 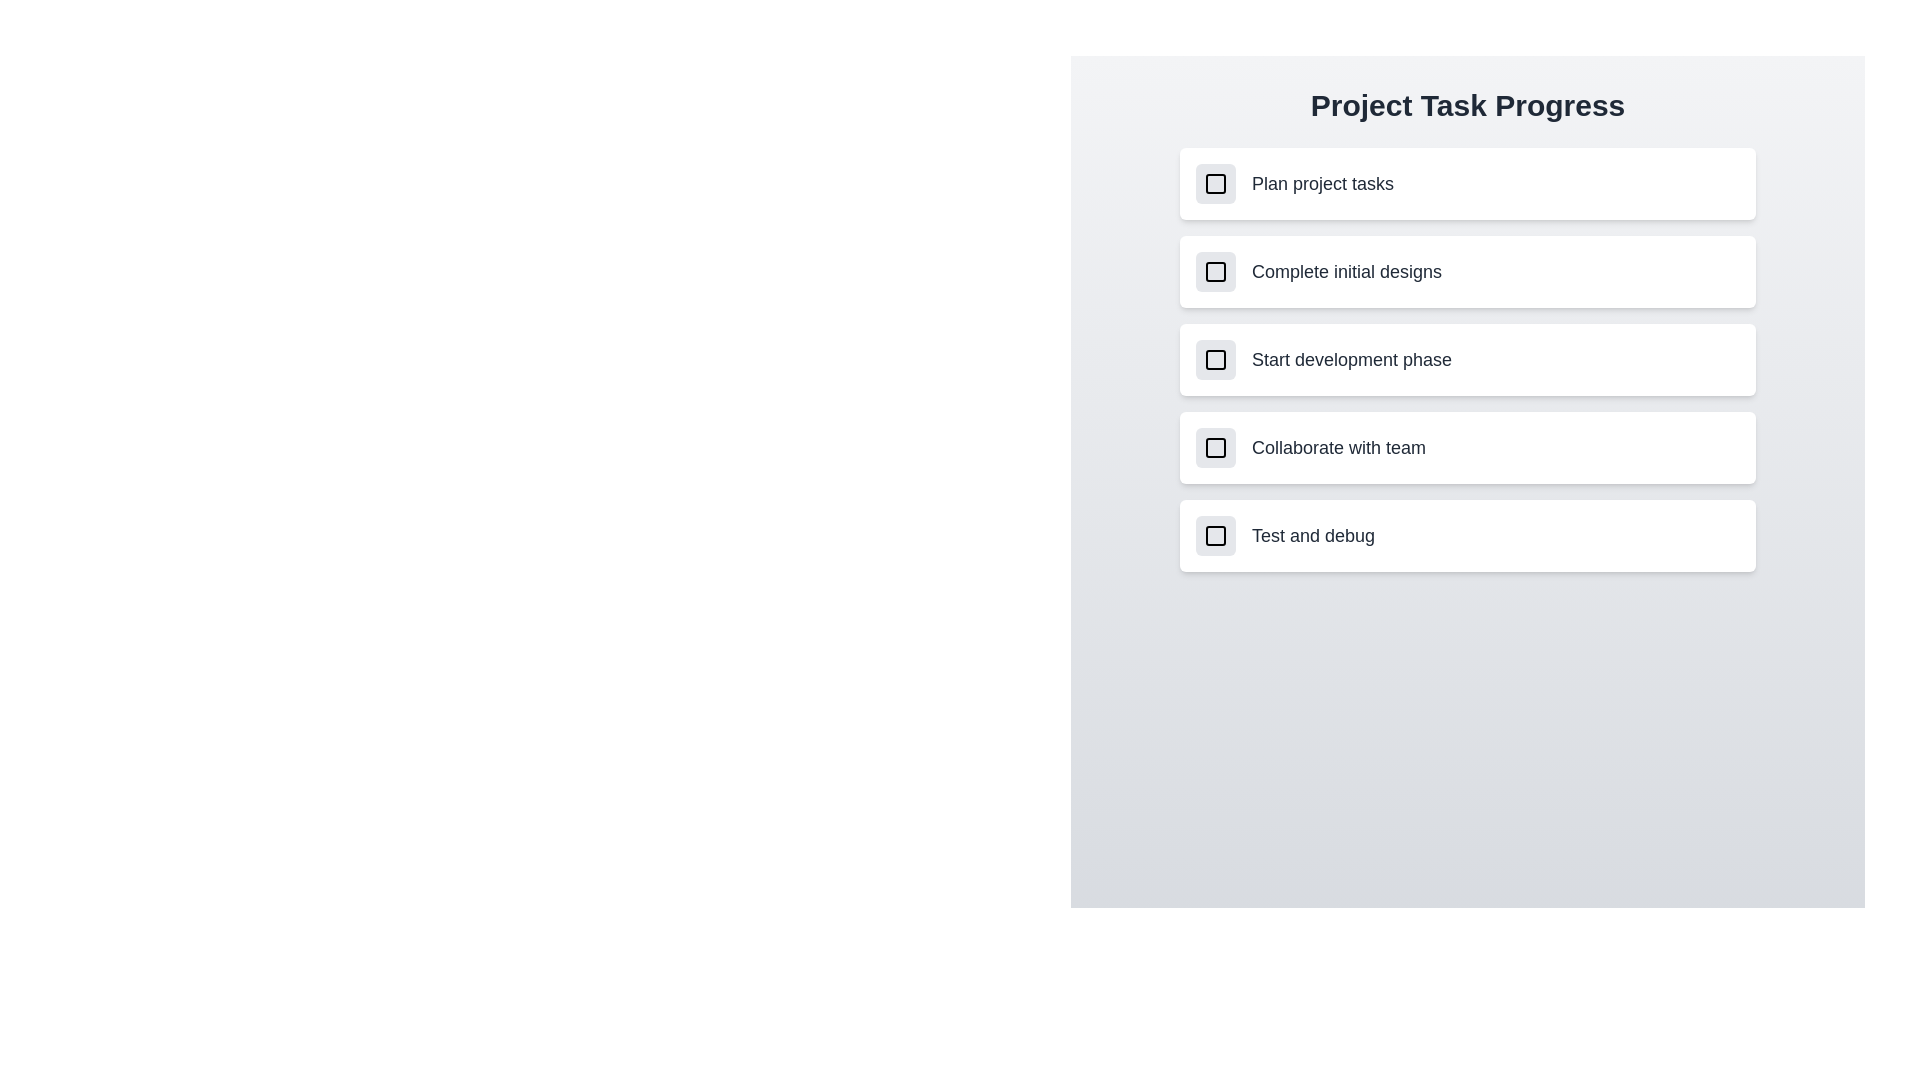 I want to click on the checkbox corresponding to the task 'Collaborate with team' to toggle its completion status, so click(x=1214, y=446).